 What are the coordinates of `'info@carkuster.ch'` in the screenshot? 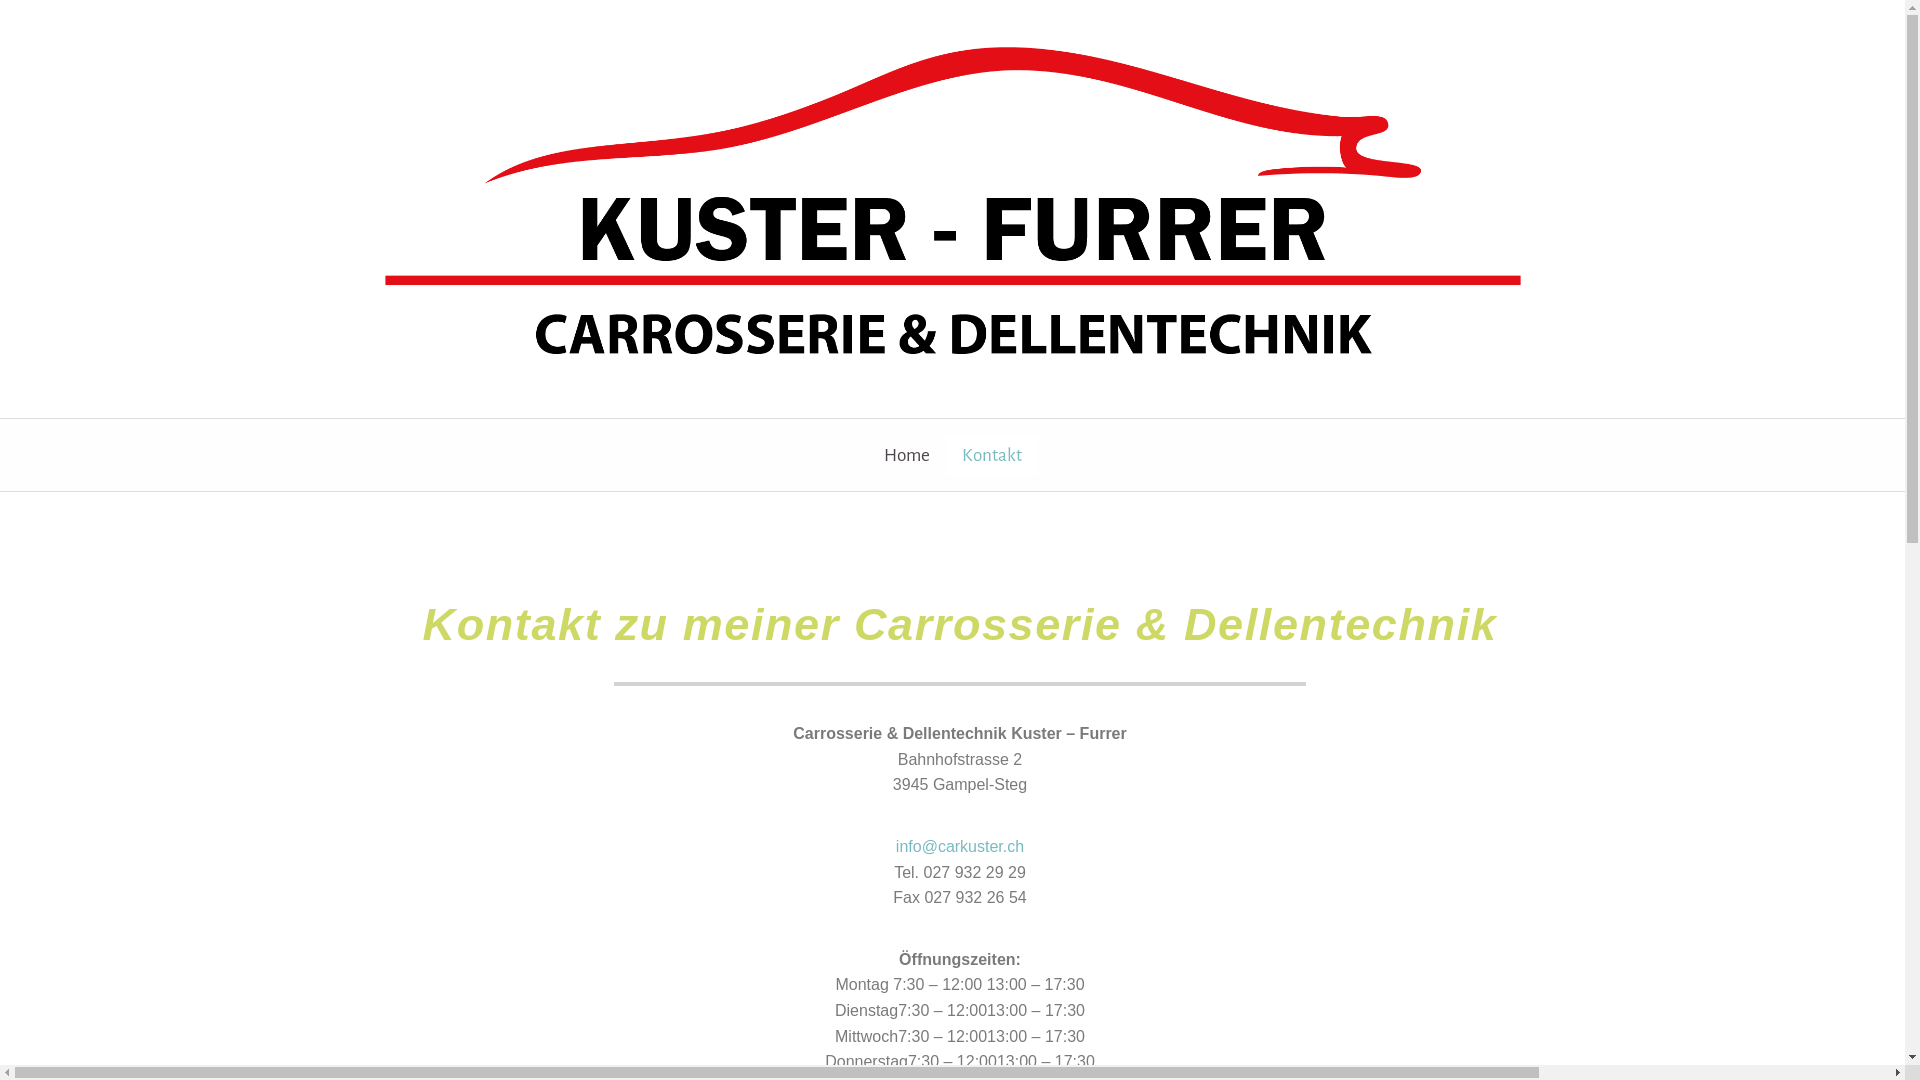 It's located at (895, 846).